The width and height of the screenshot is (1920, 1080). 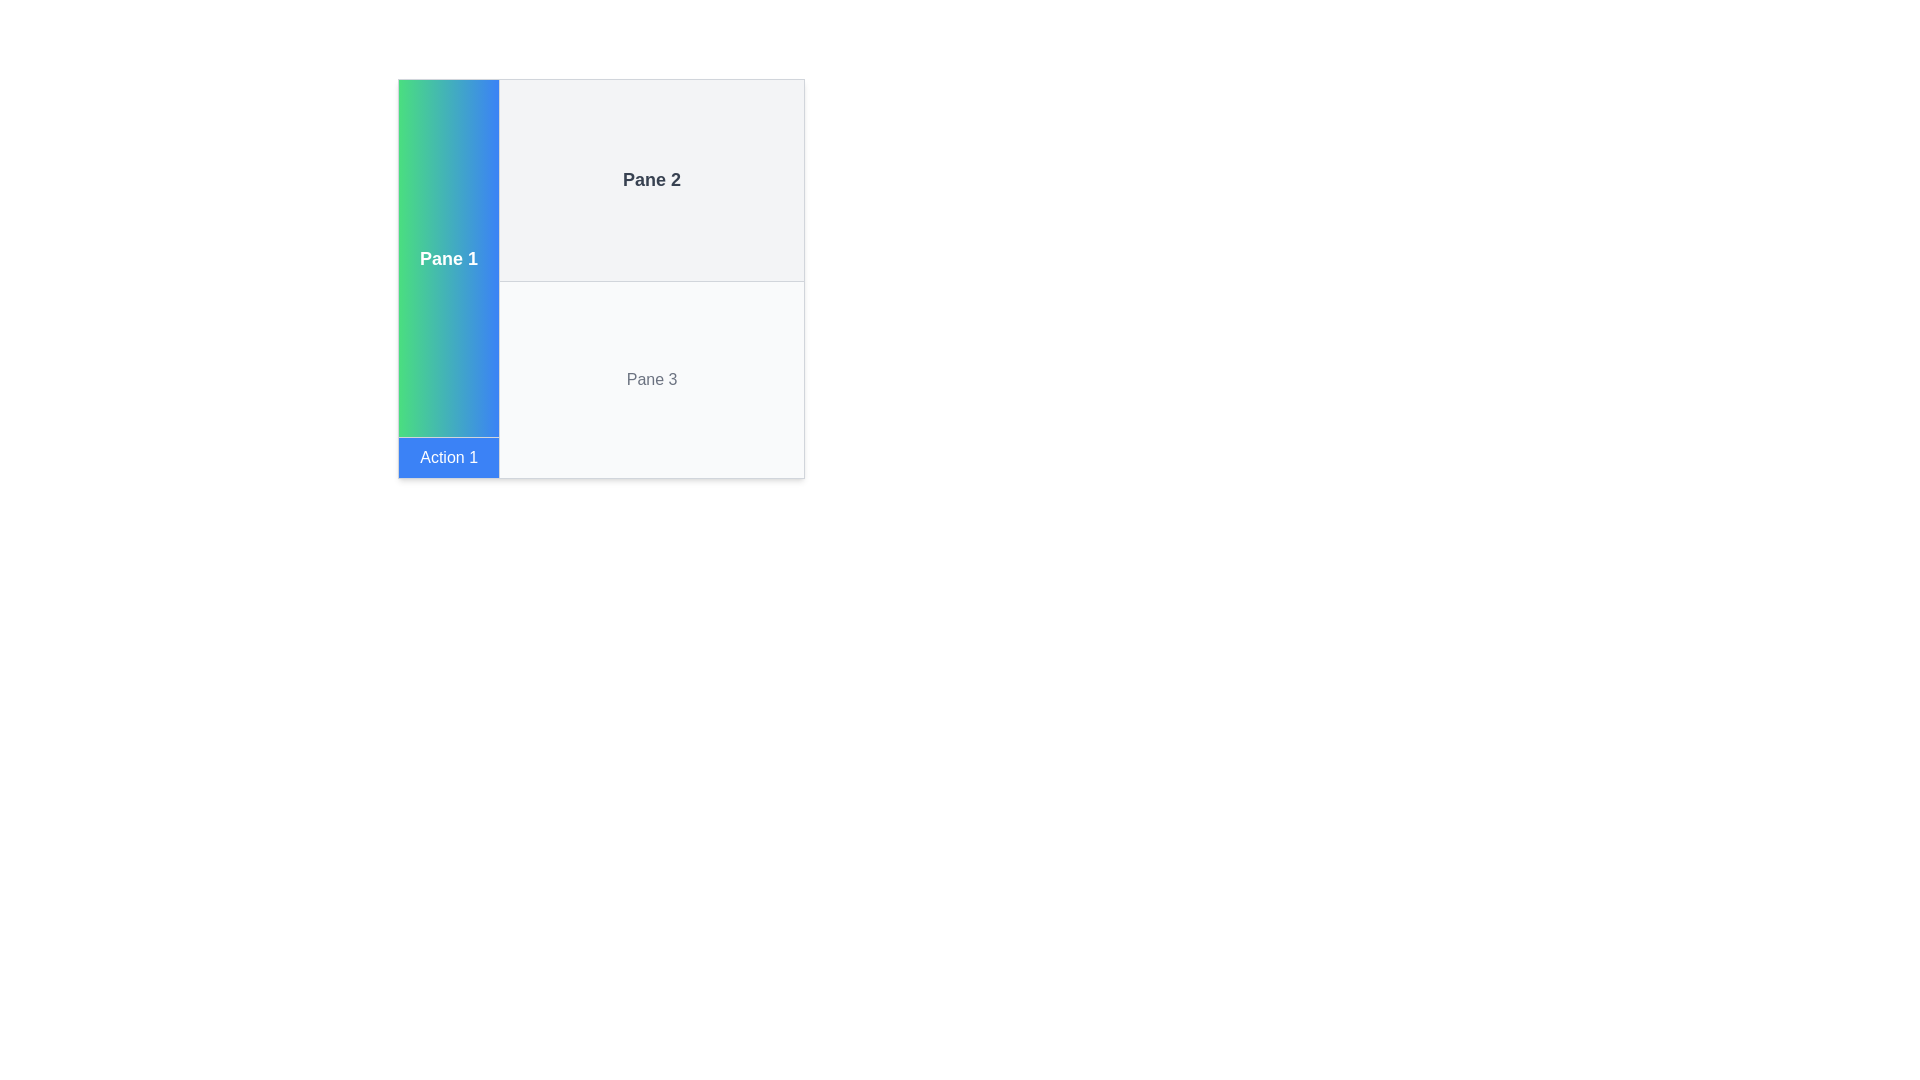 What do you see at coordinates (448, 458) in the screenshot?
I see `the button labeled 'Action 1' located at the bottom of the left-aligned vertical panel 'Pane 1'` at bounding box center [448, 458].